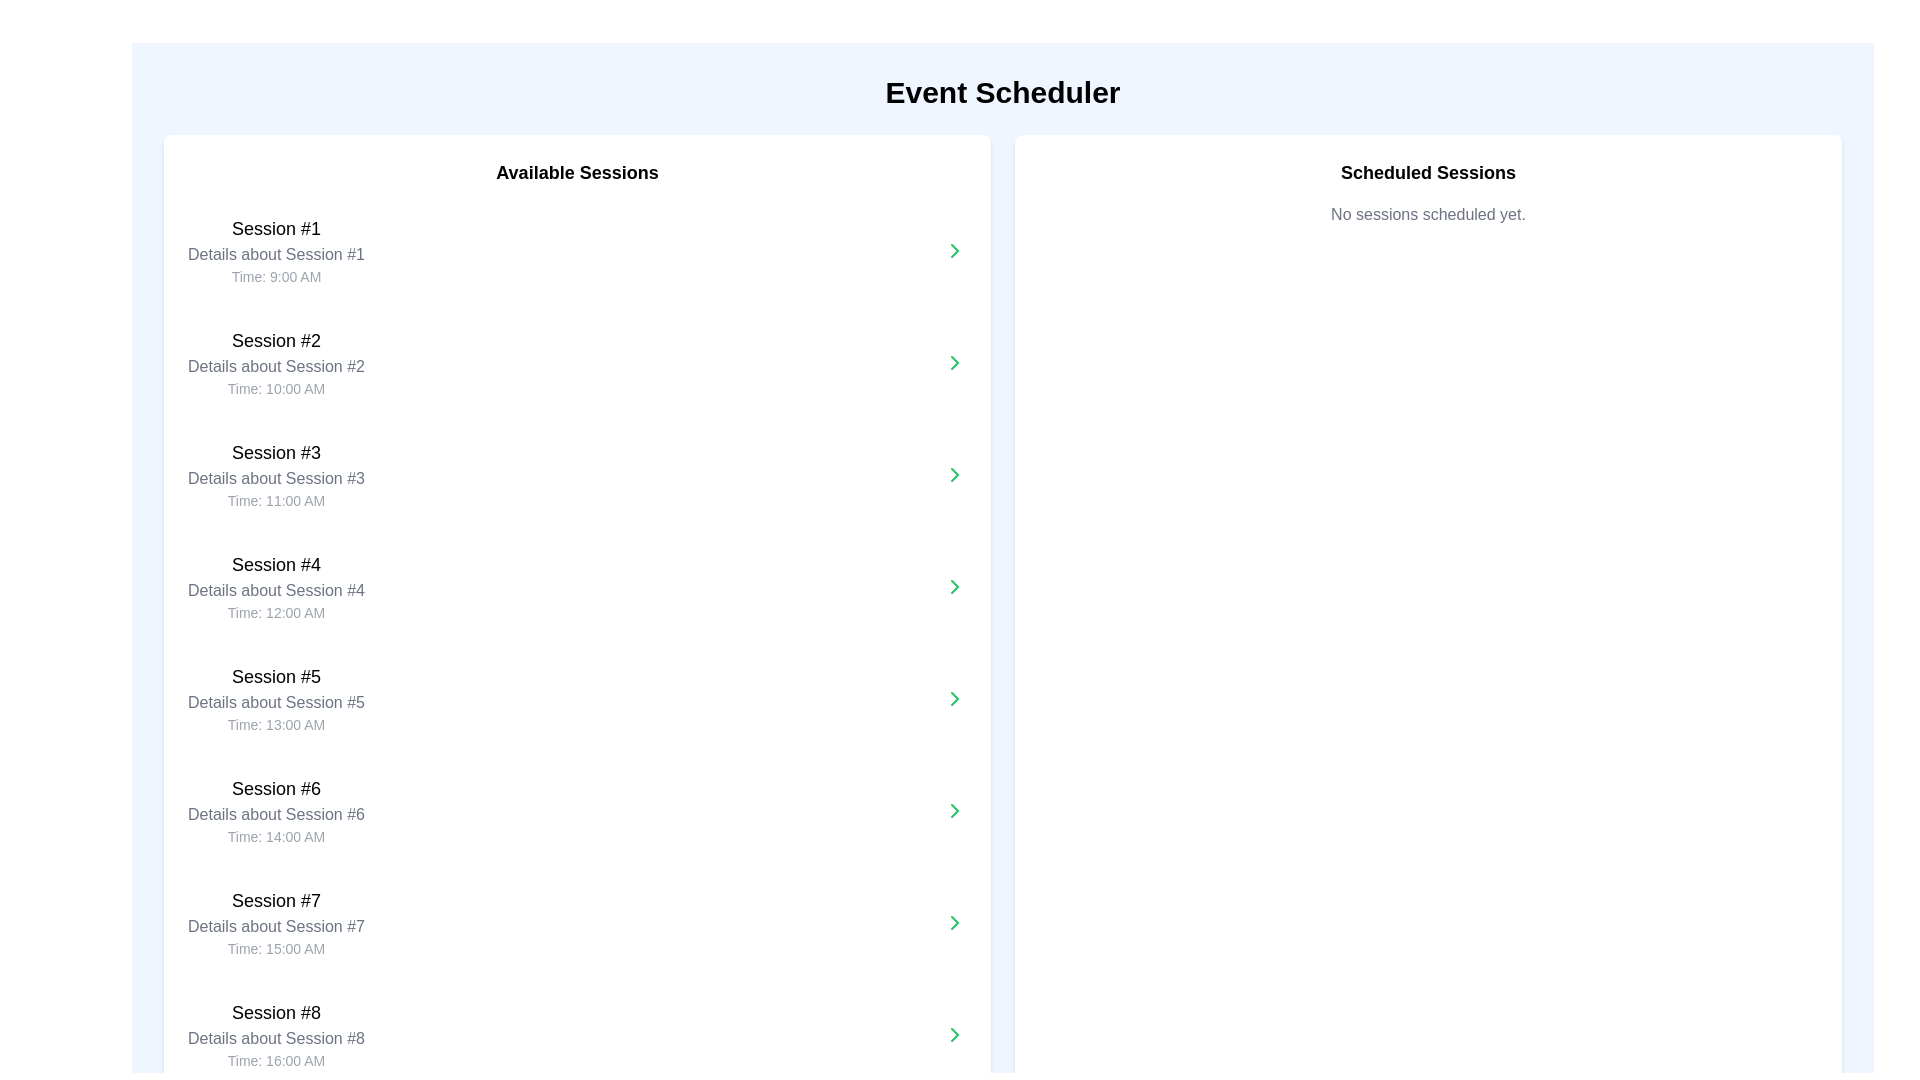 This screenshot has height=1080, width=1920. What do you see at coordinates (275, 810) in the screenshot?
I see `the List item containing session details that displays 'Session #6', including its title, subtitle, and timestamp, positioned in the 'Available Sessions' column` at bounding box center [275, 810].